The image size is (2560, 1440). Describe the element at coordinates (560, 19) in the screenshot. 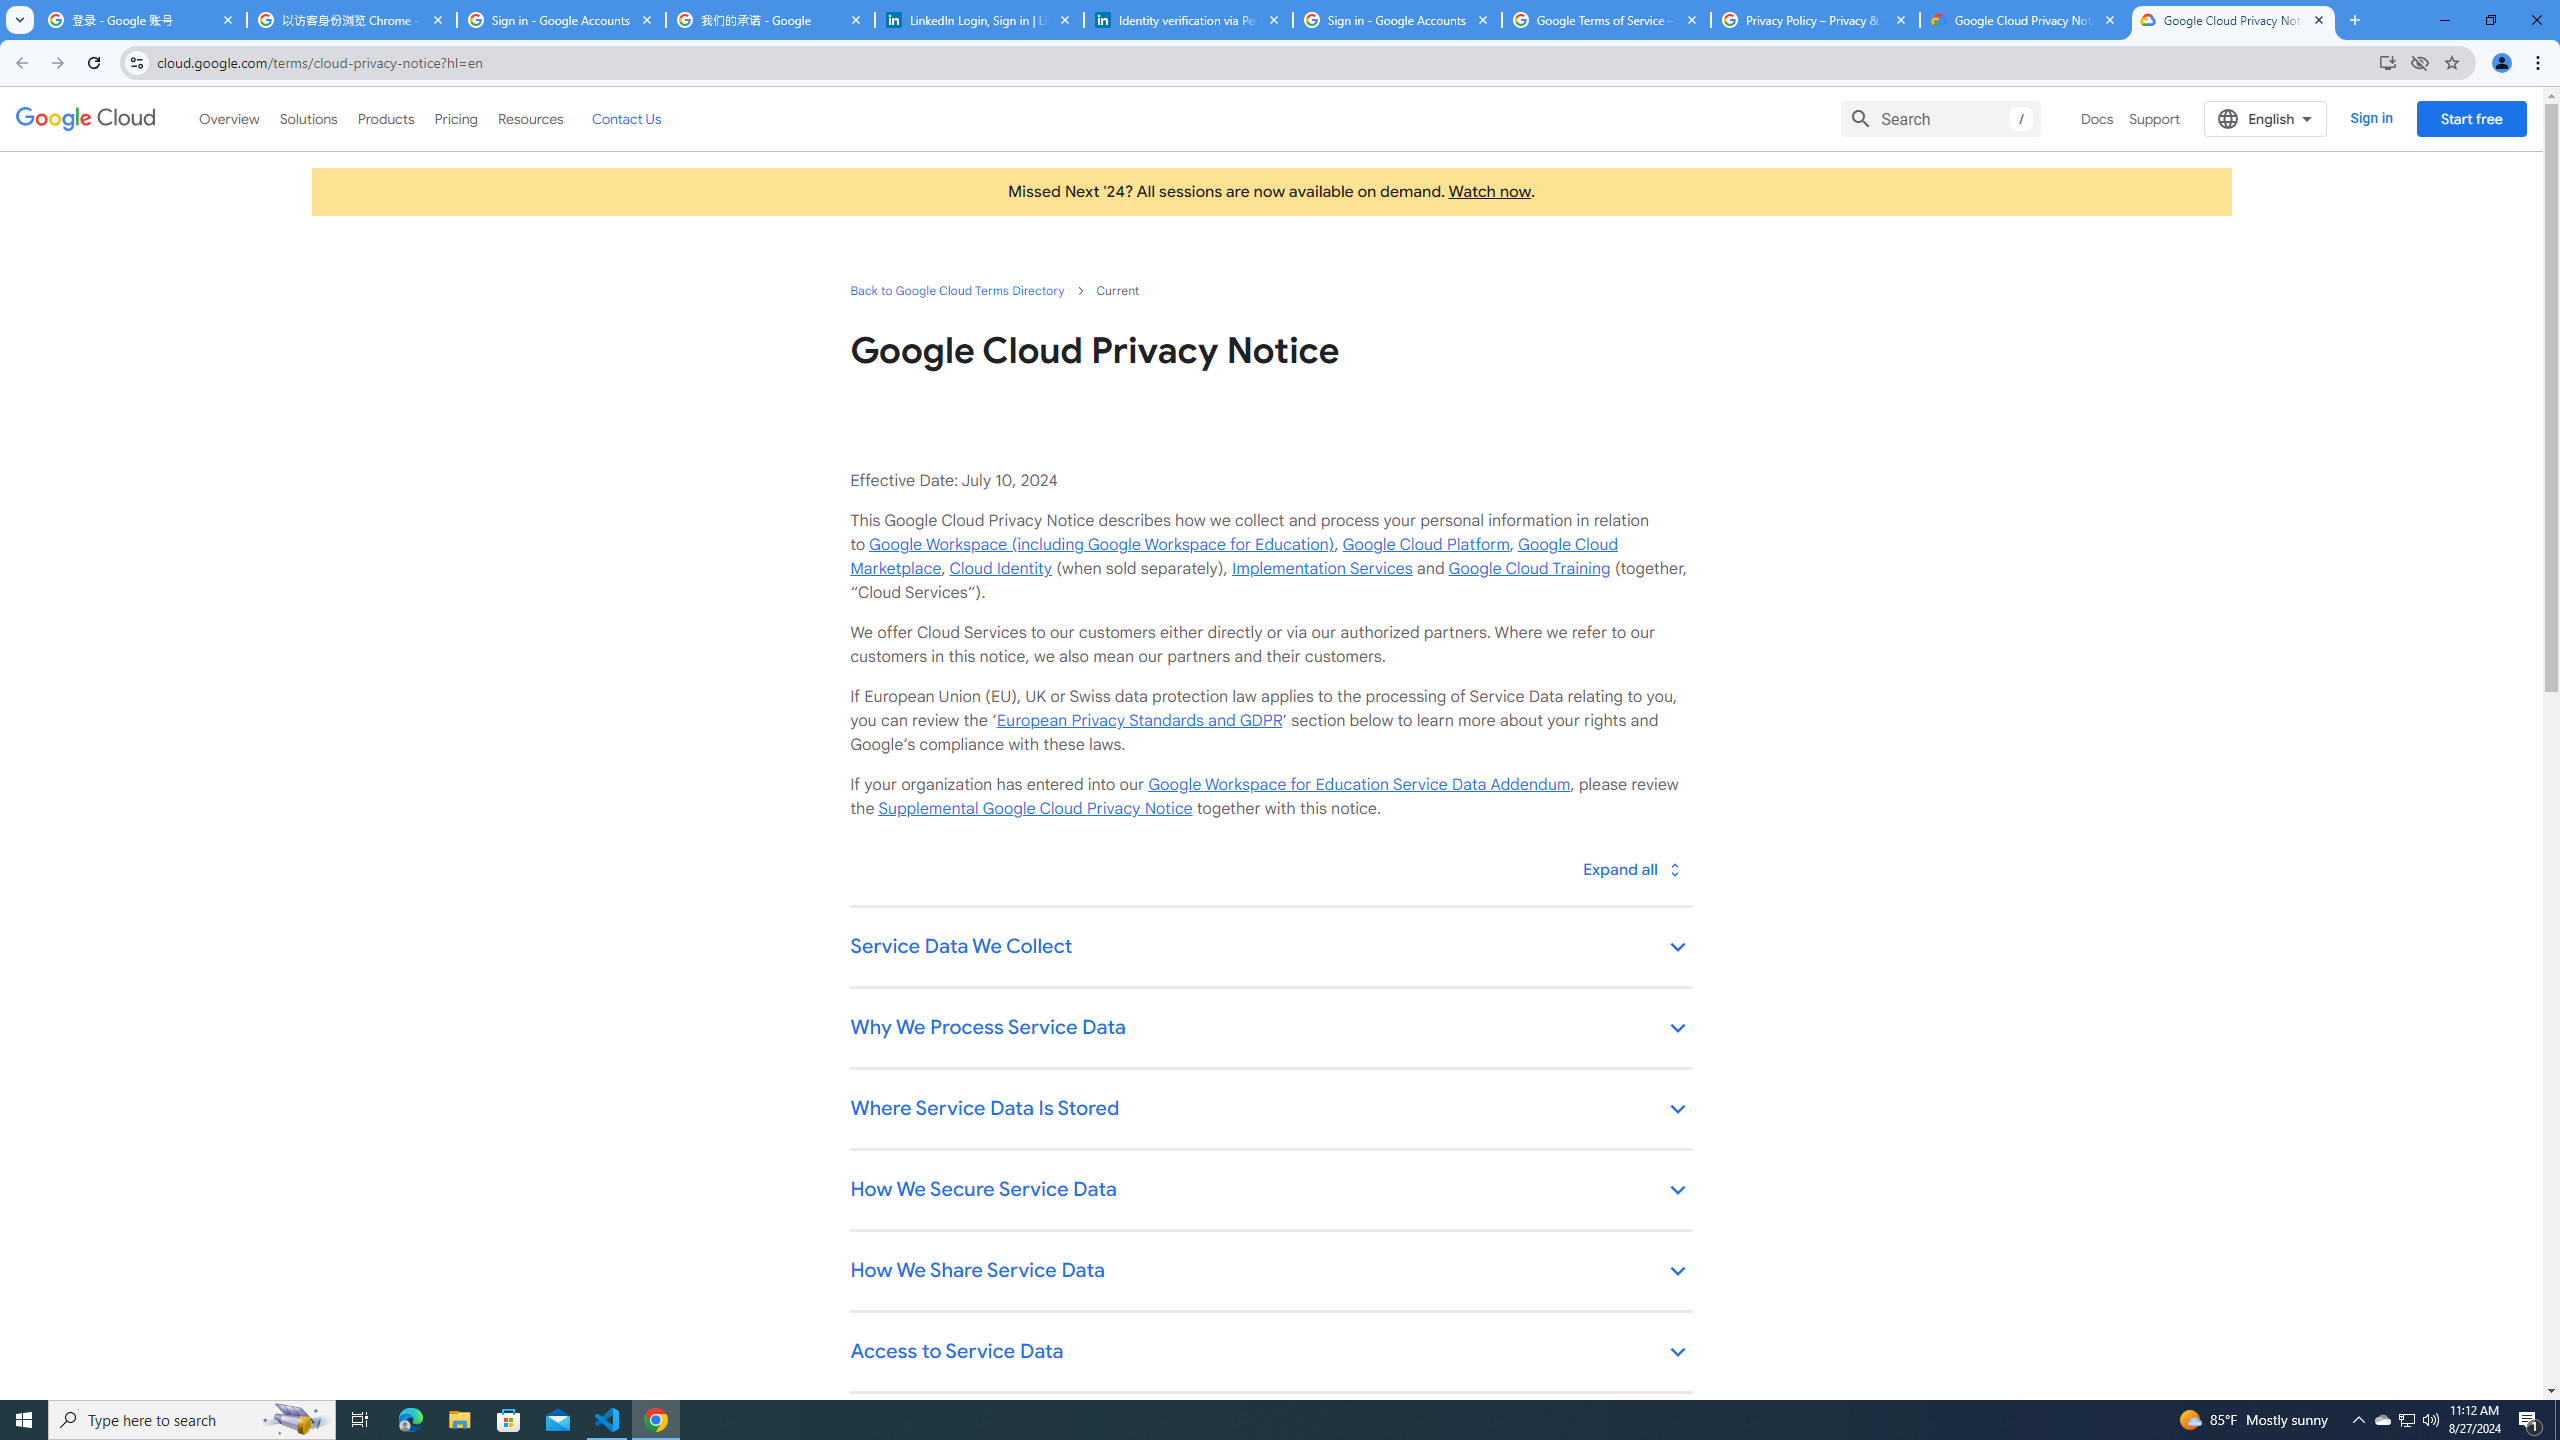

I see `'Sign in - Google Accounts'` at that location.